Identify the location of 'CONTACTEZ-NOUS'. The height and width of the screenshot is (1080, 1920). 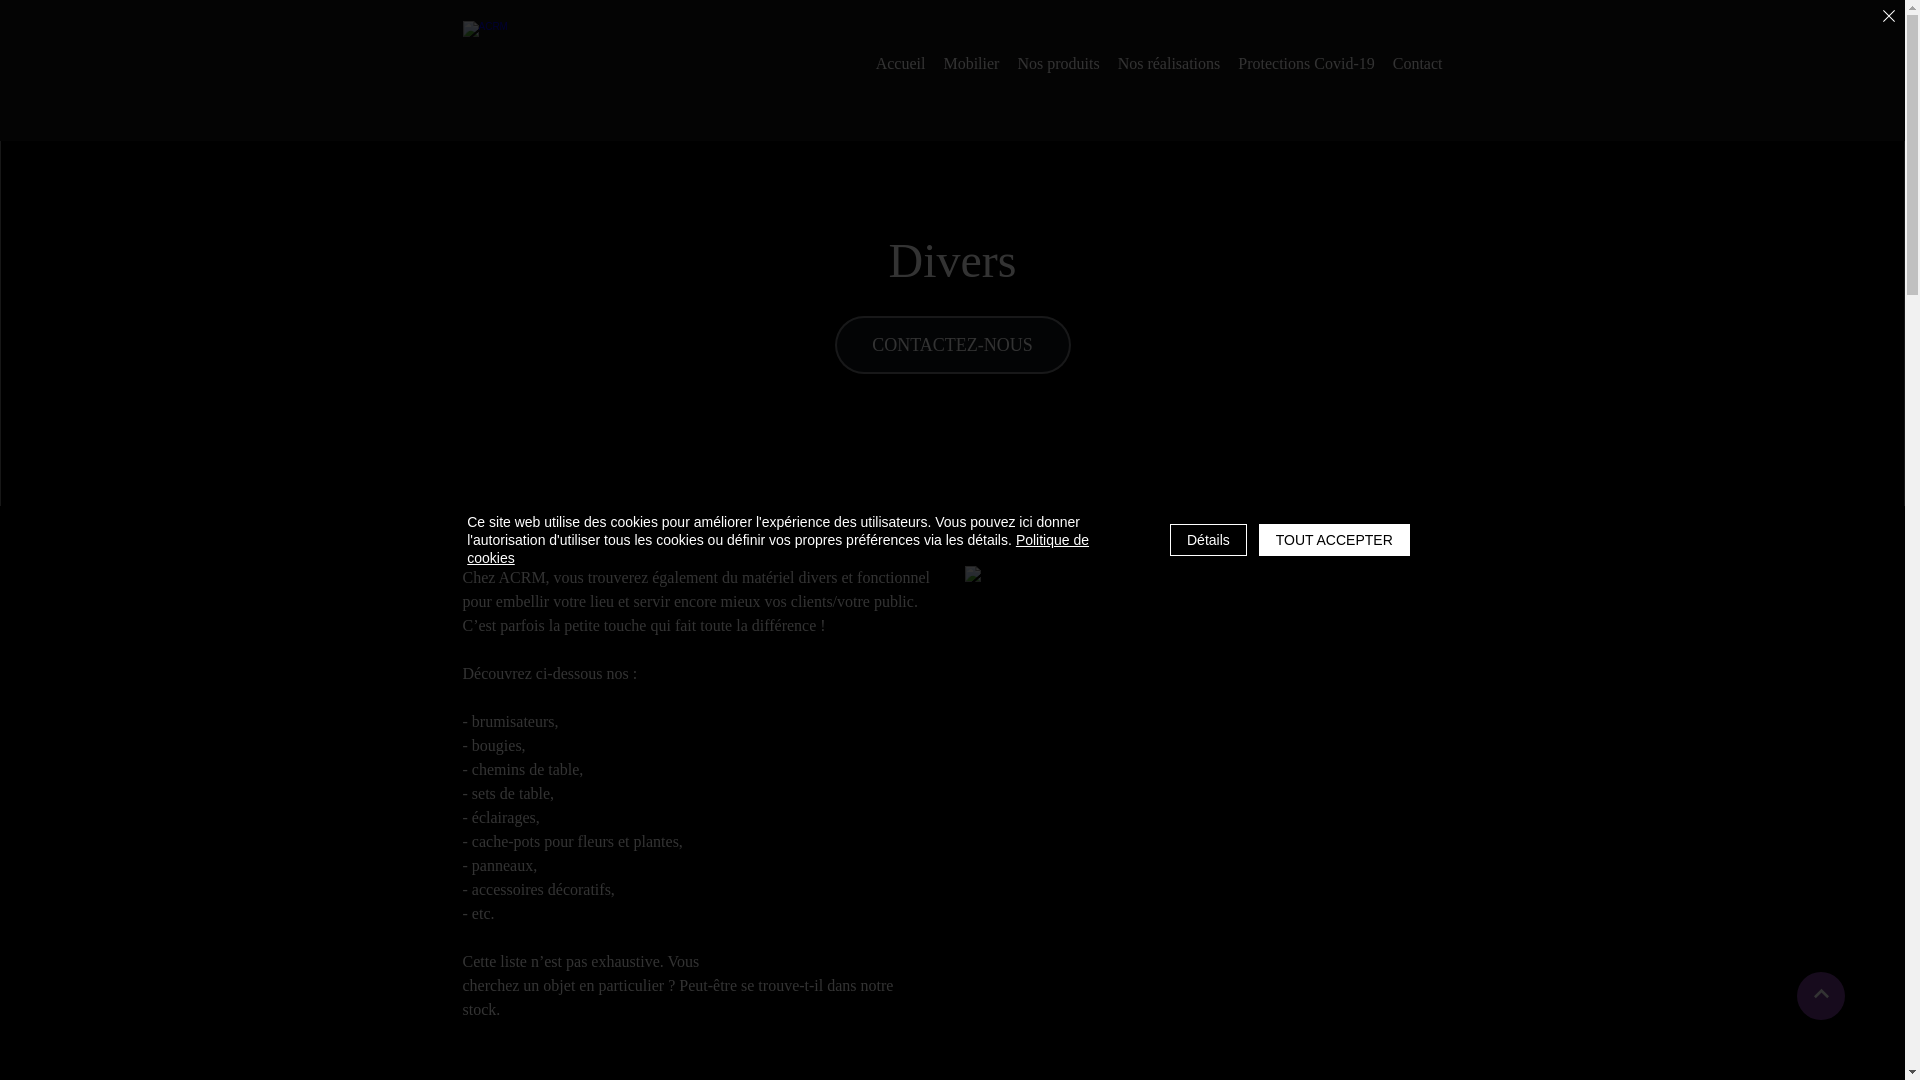
(950, 343).